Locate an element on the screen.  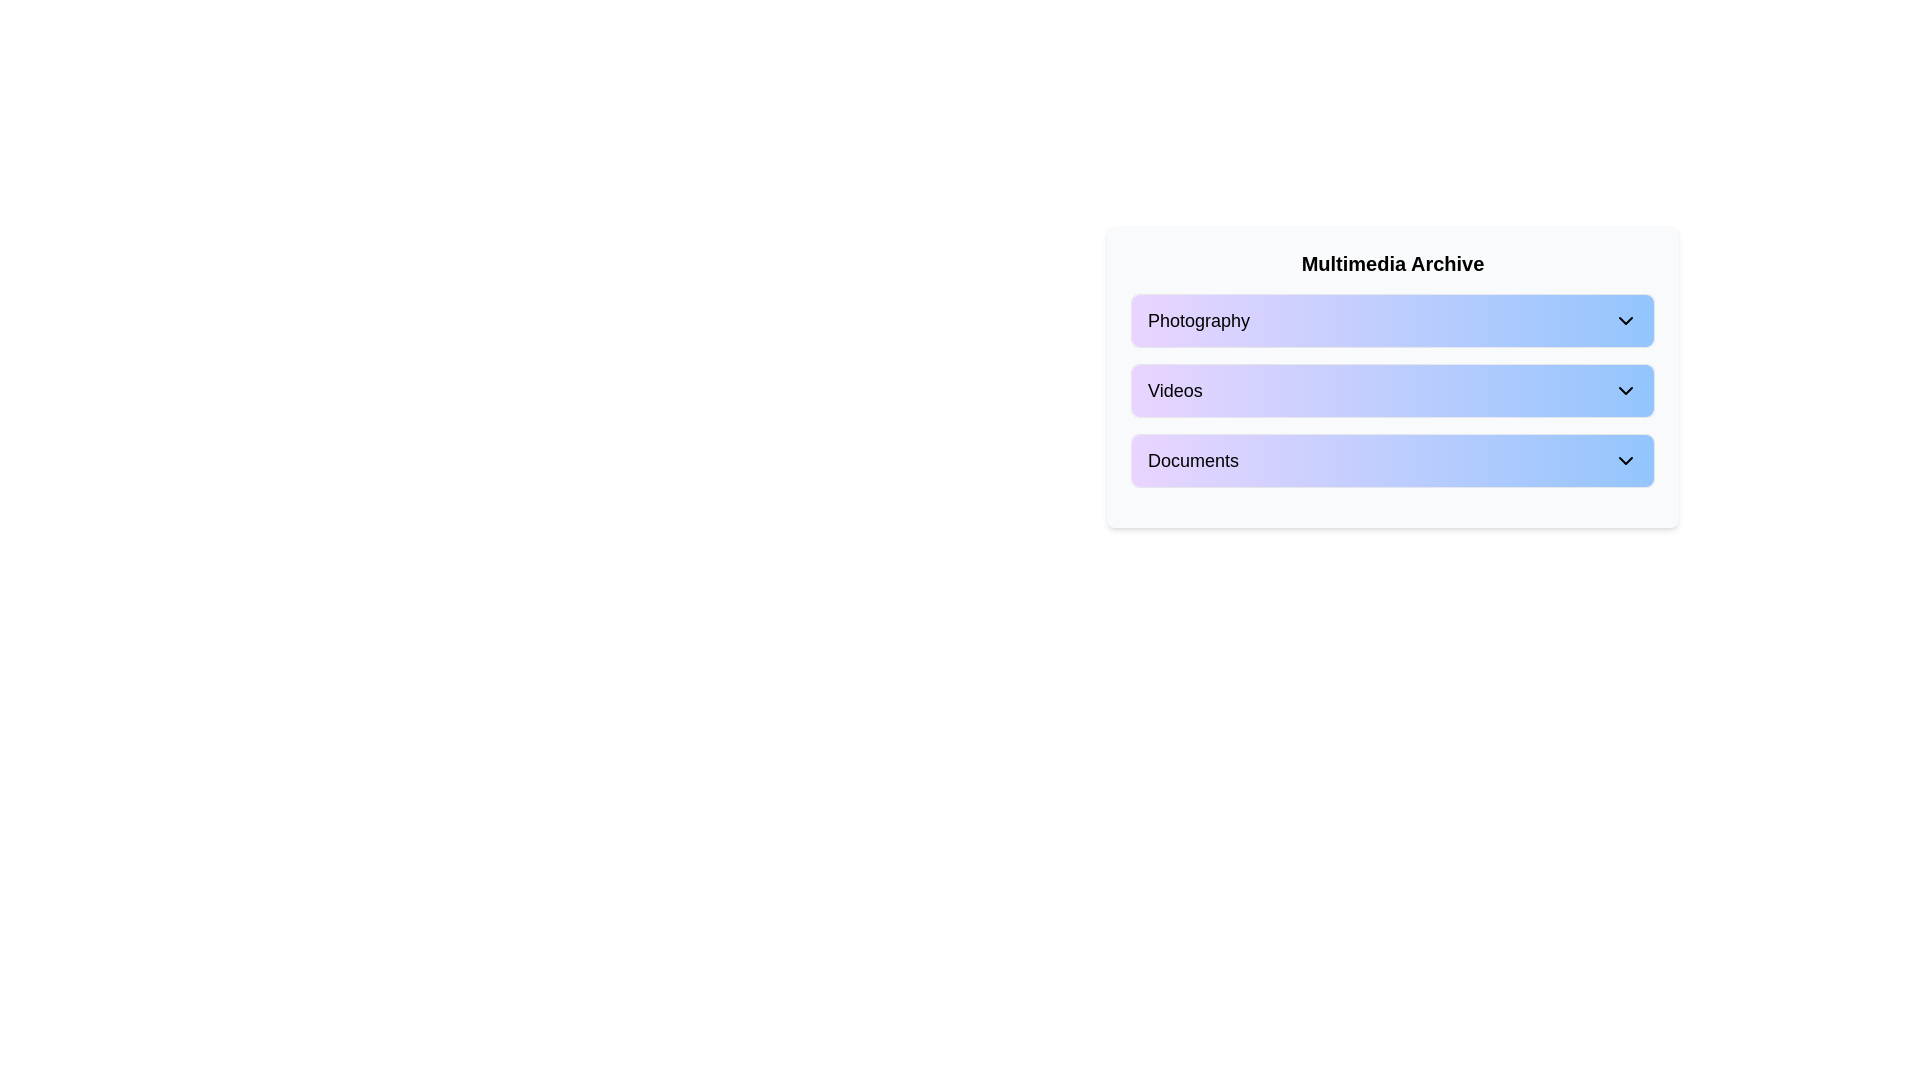
the 'Documents' label is located at coordinates (1193, 461).